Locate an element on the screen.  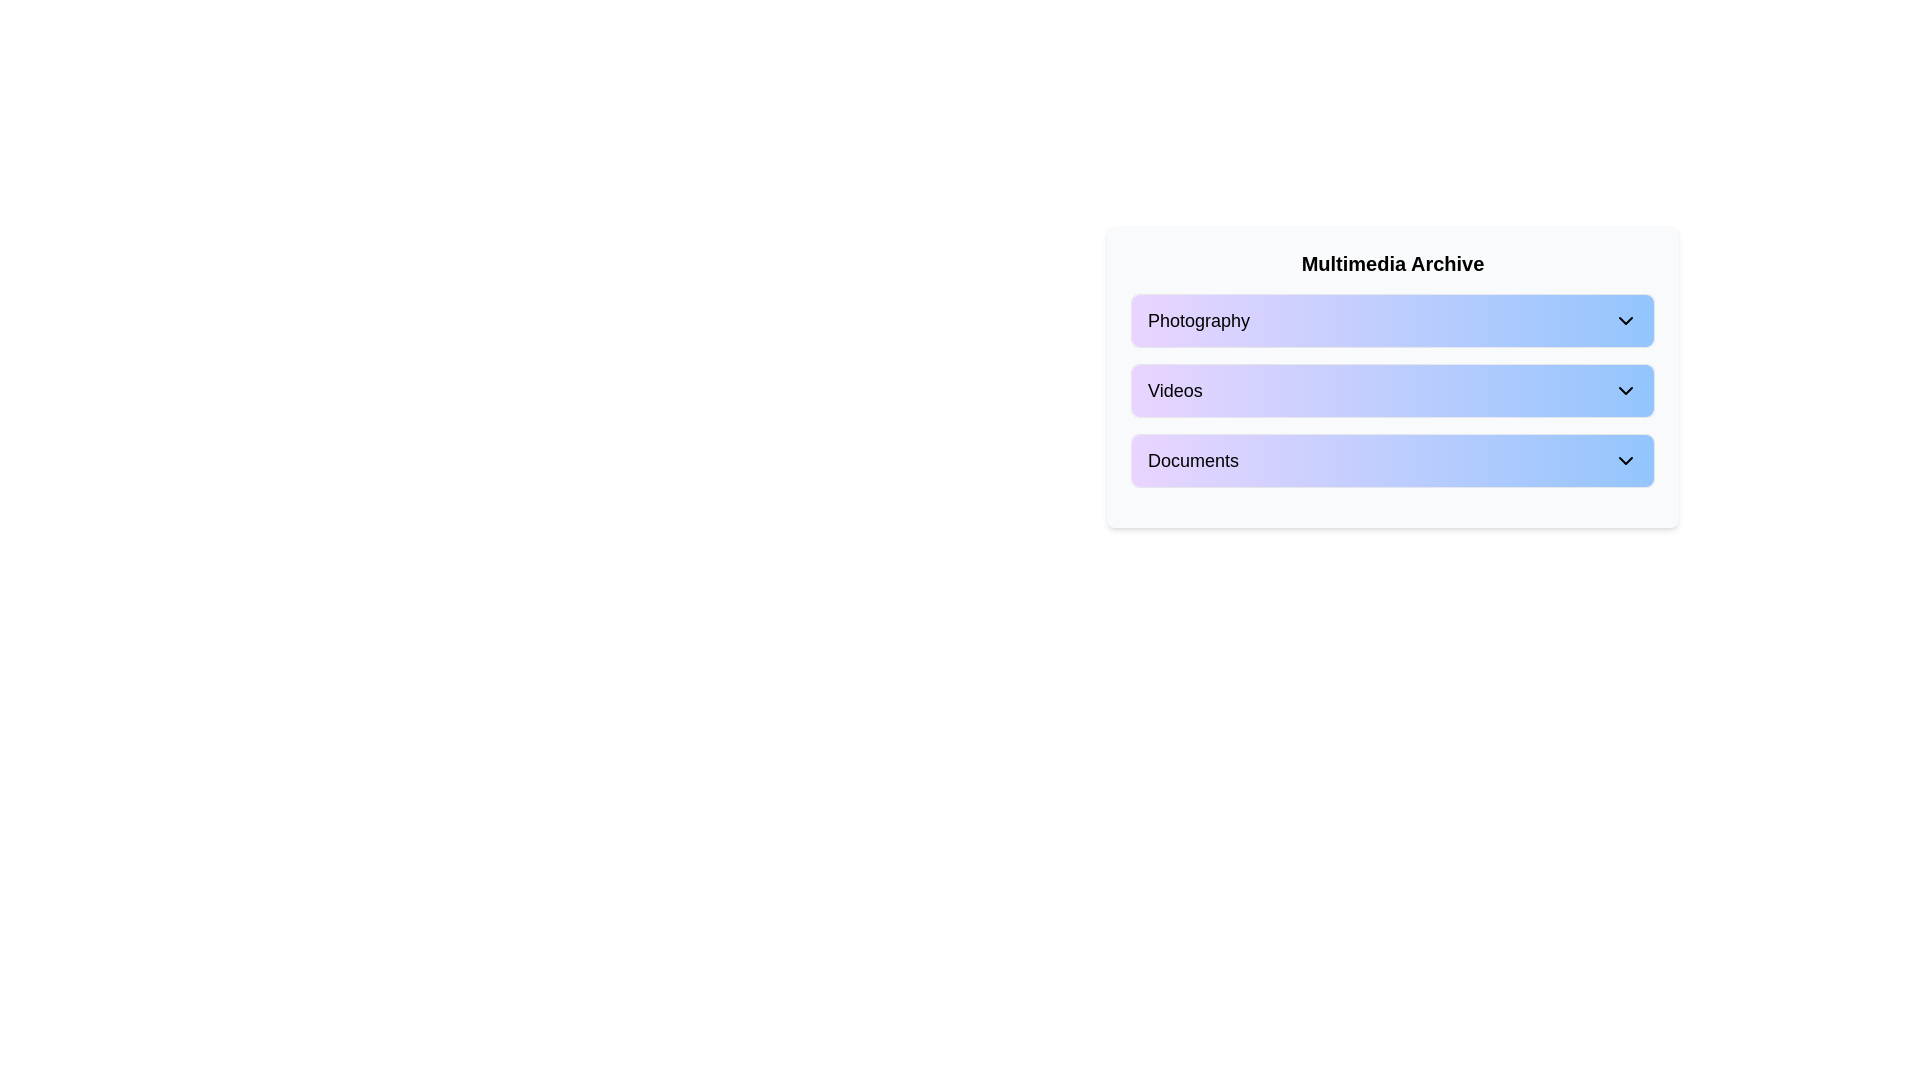
the 'Documents' label is located at coordinates (1193, 461).